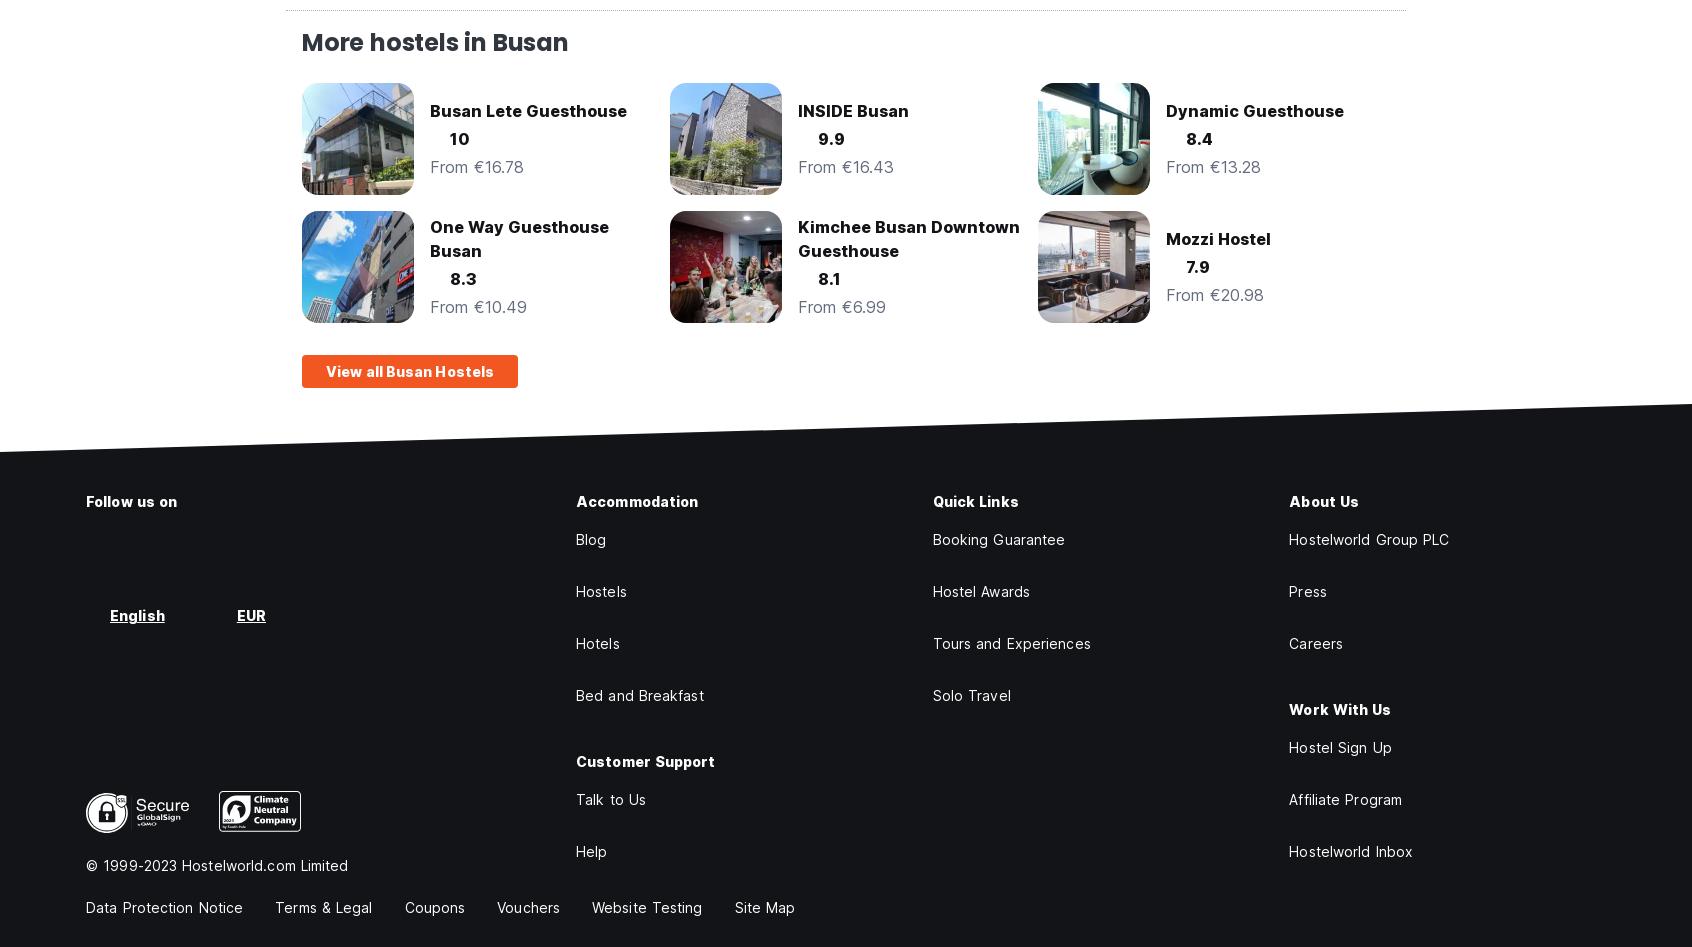 The image size is (1692, 947). What do you see at coordinates (907, 239) in the screenshot?
I see `'Kimchee Busan Downtown Guesthouse'` at bounding box center [907, 239].